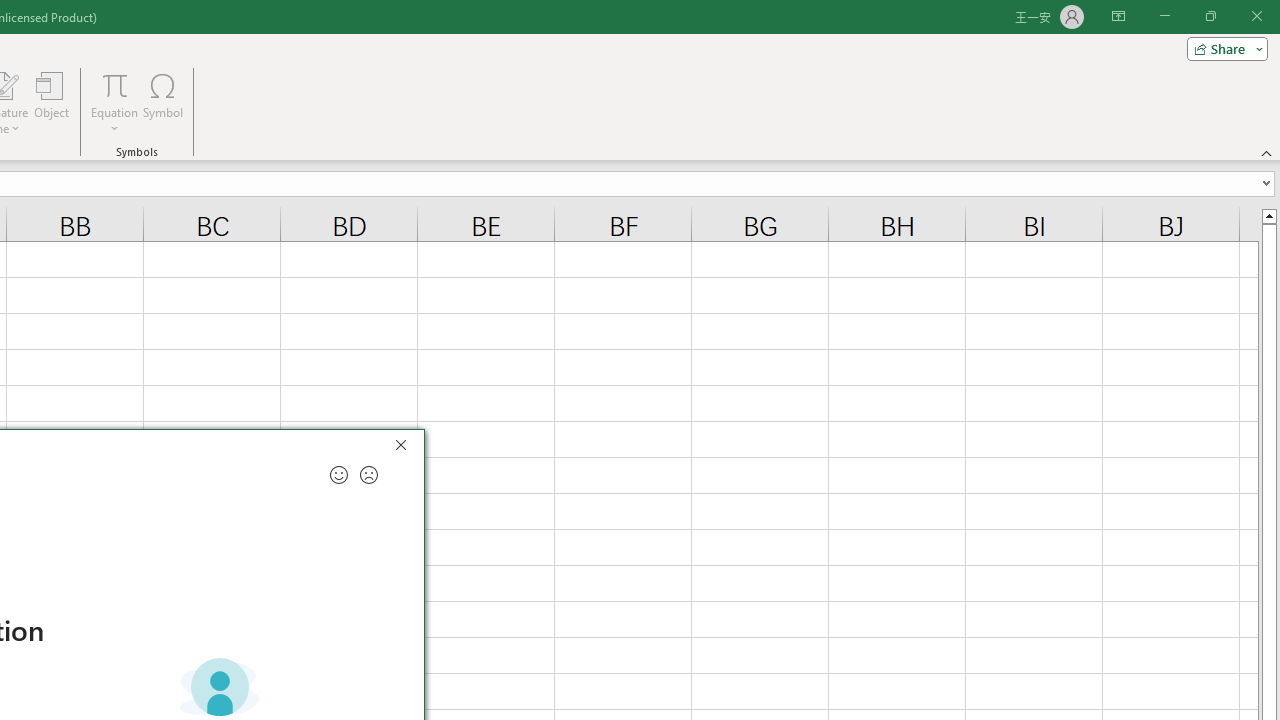  What do you see at coordinates (339, 475) in the screenshot?
I see `'Send a smile for feedback'` at bounding box center [339, 475].